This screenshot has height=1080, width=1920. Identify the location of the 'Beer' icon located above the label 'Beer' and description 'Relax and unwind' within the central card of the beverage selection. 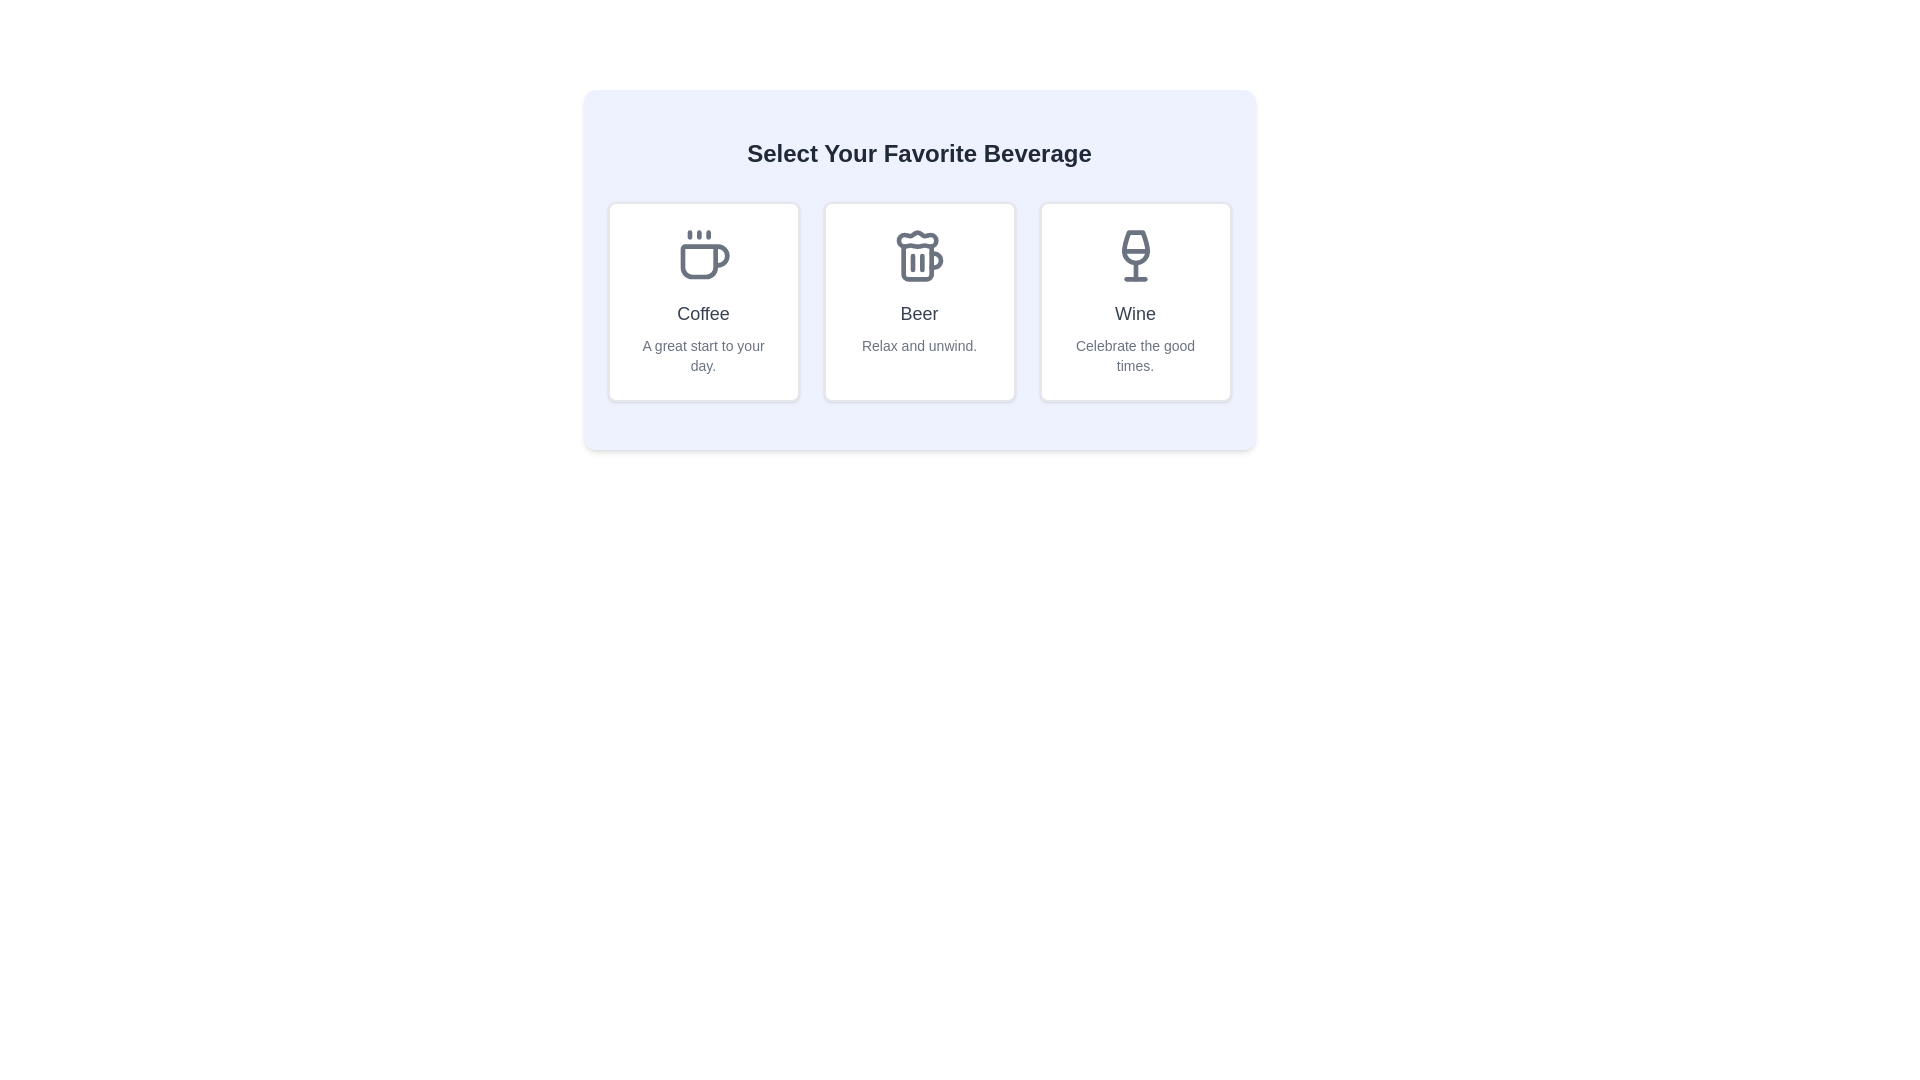
(918, 254).